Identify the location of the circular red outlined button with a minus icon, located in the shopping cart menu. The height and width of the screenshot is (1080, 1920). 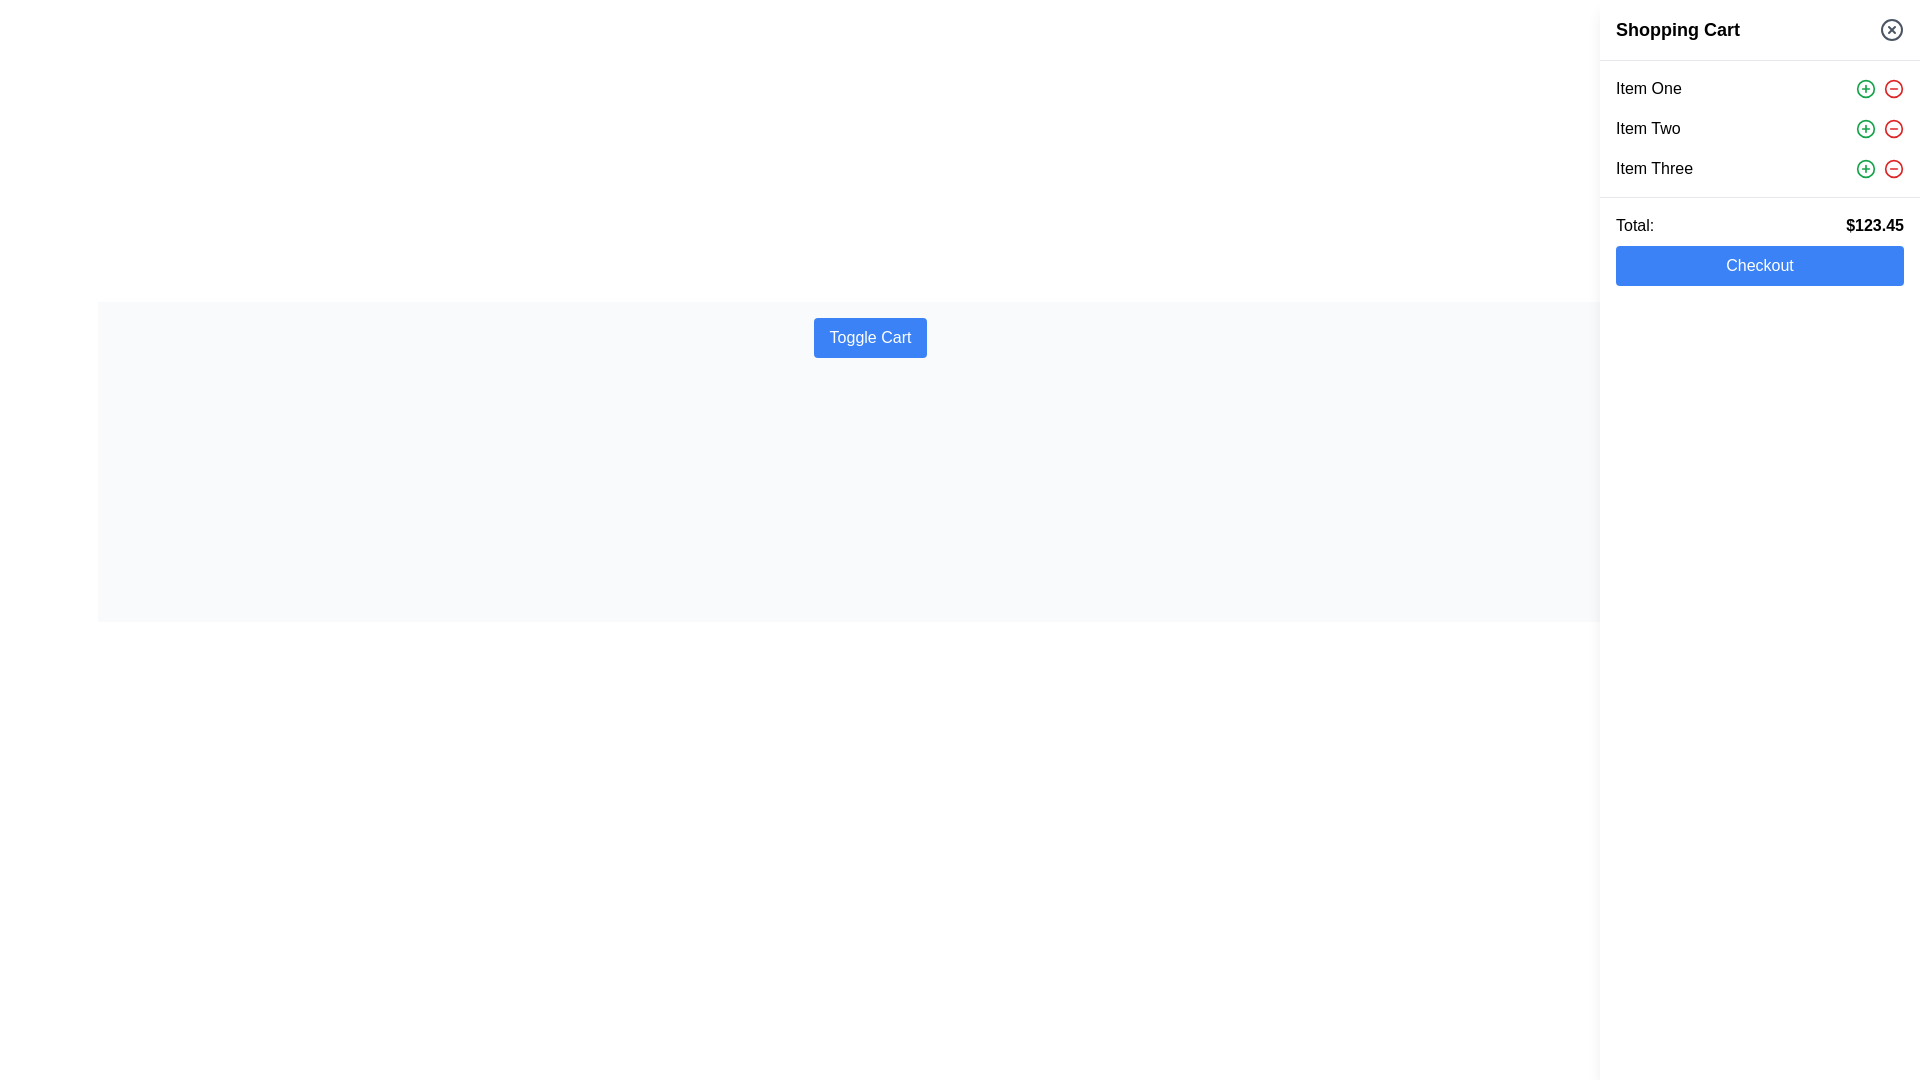
(1893, 168).